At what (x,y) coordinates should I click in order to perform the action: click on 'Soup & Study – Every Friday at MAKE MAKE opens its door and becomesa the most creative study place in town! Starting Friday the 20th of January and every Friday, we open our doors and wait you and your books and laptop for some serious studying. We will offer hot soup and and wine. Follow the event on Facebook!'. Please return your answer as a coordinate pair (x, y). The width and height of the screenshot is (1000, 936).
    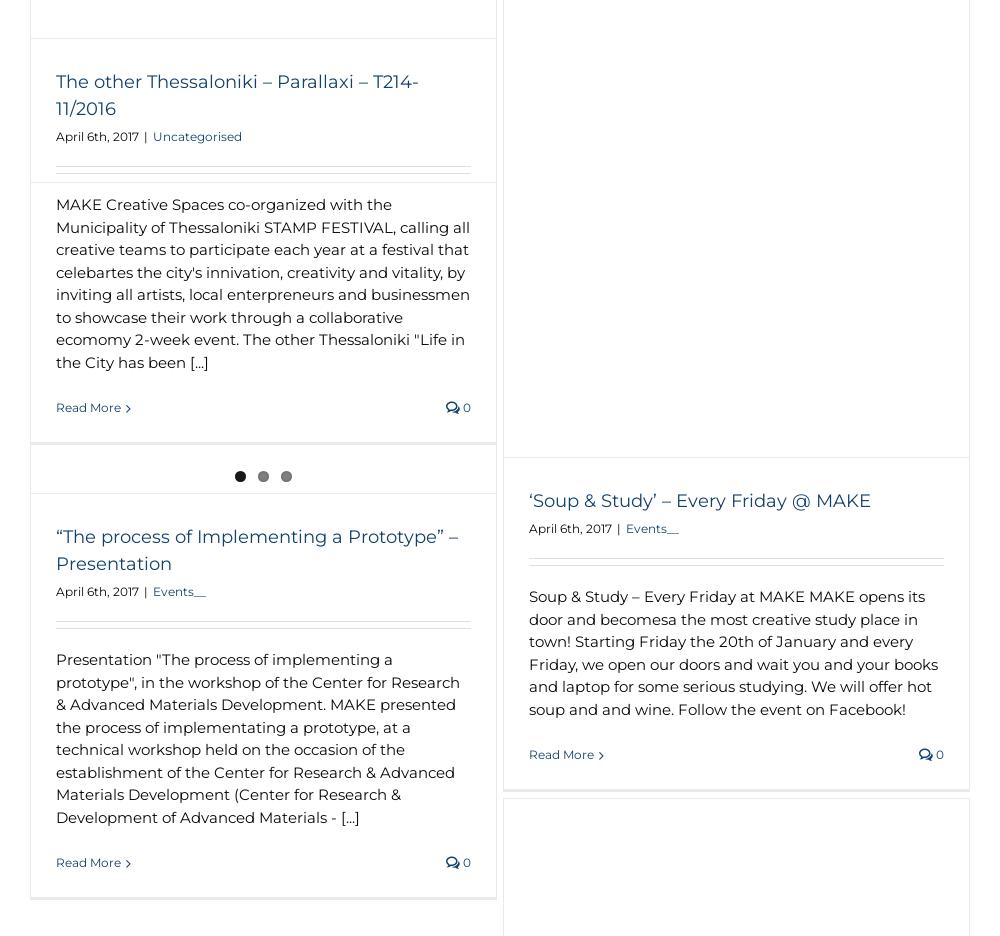
    Looking at the image, I should click on (732, 651).